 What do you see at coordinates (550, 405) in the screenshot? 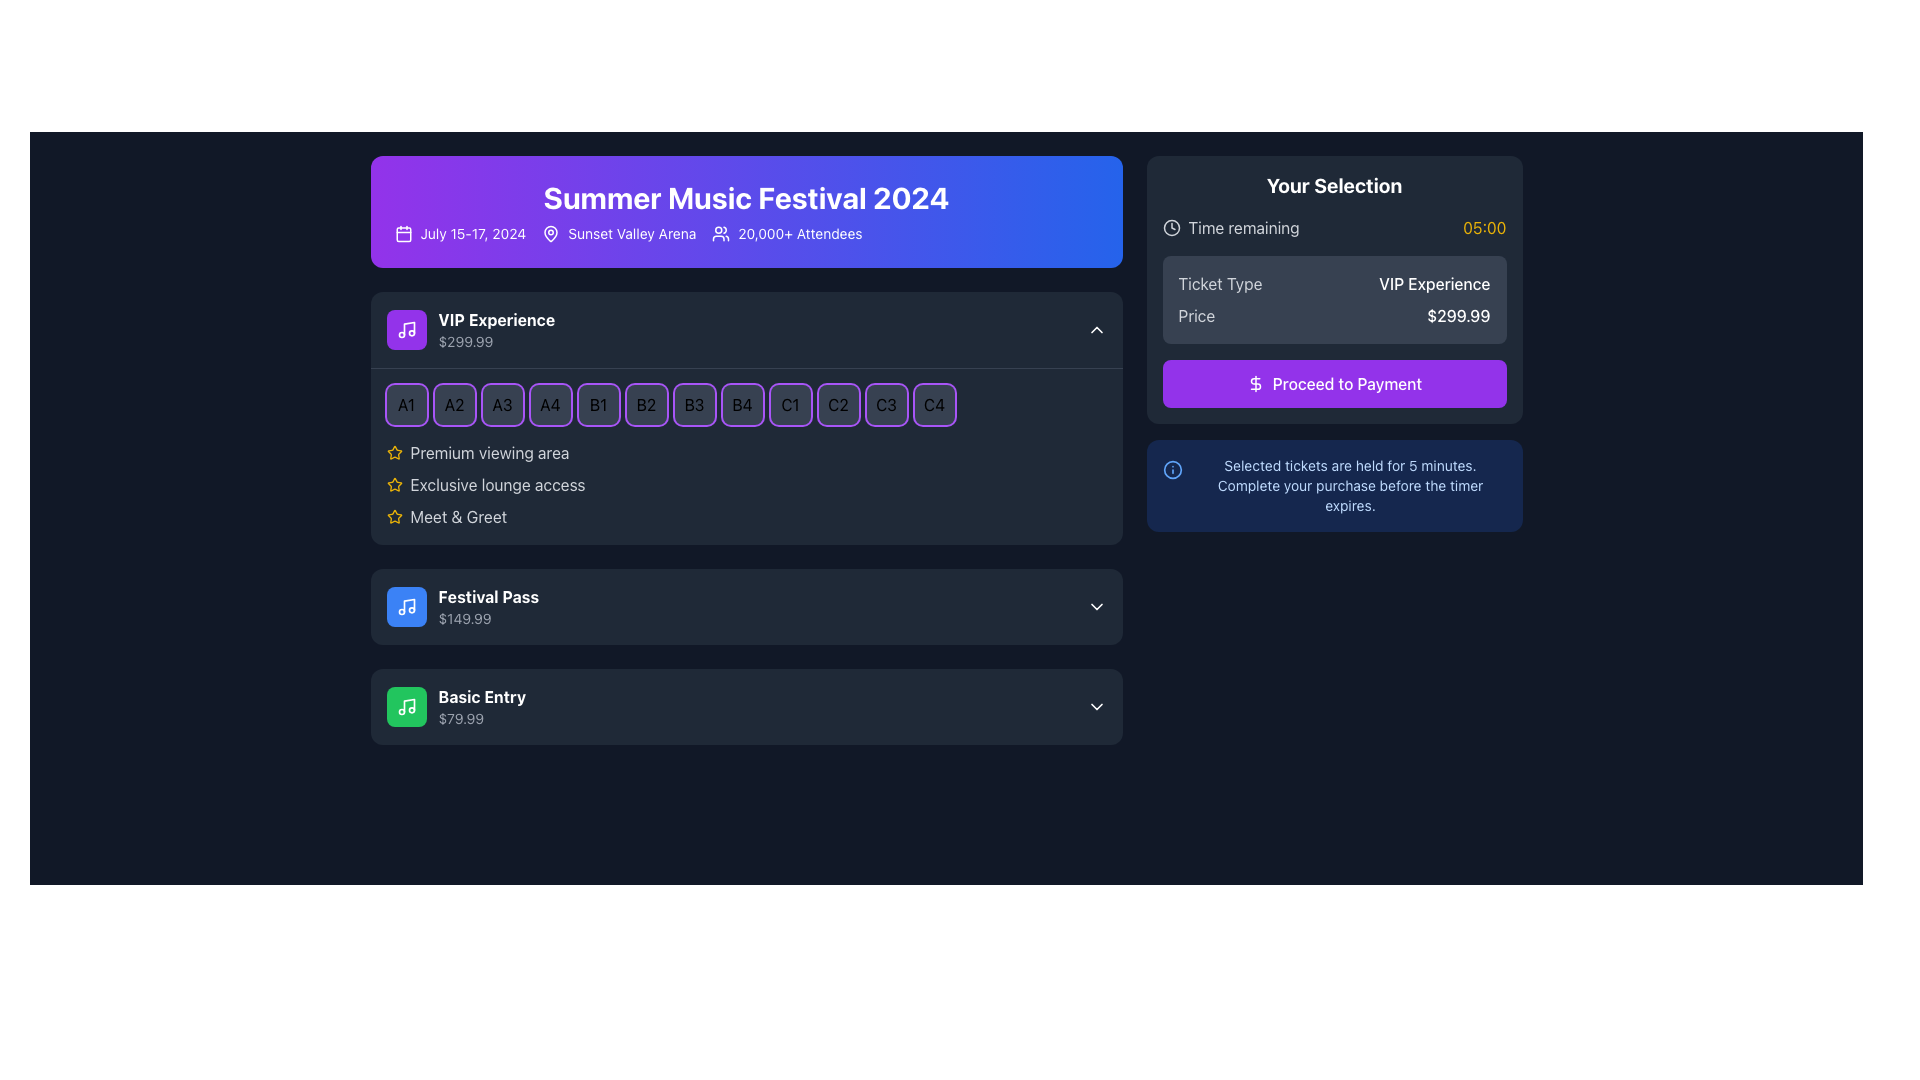
I see `the square gray button labeled 'A4' with rounded corners` at bounding box center [550, 405].